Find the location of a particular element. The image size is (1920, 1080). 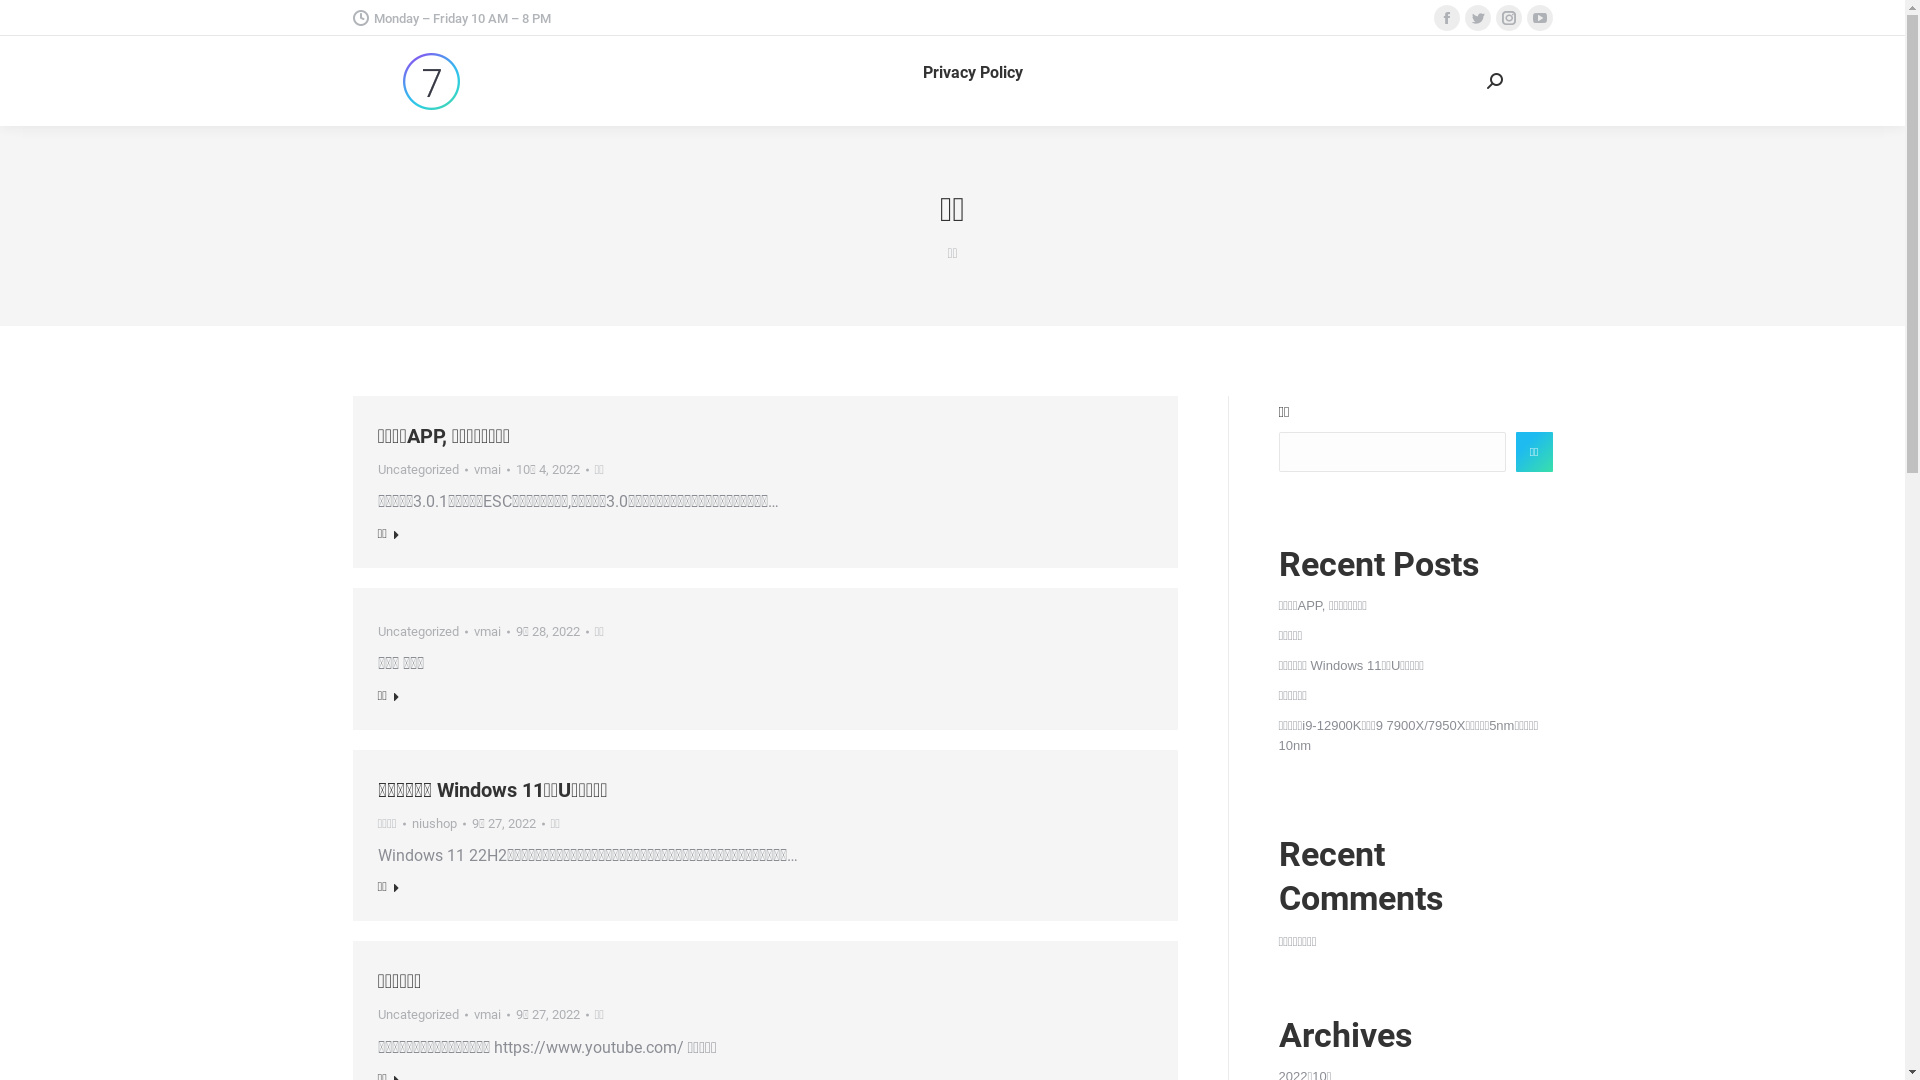

'Twitter page opens in new window' is located at coordinates (1464, 18).